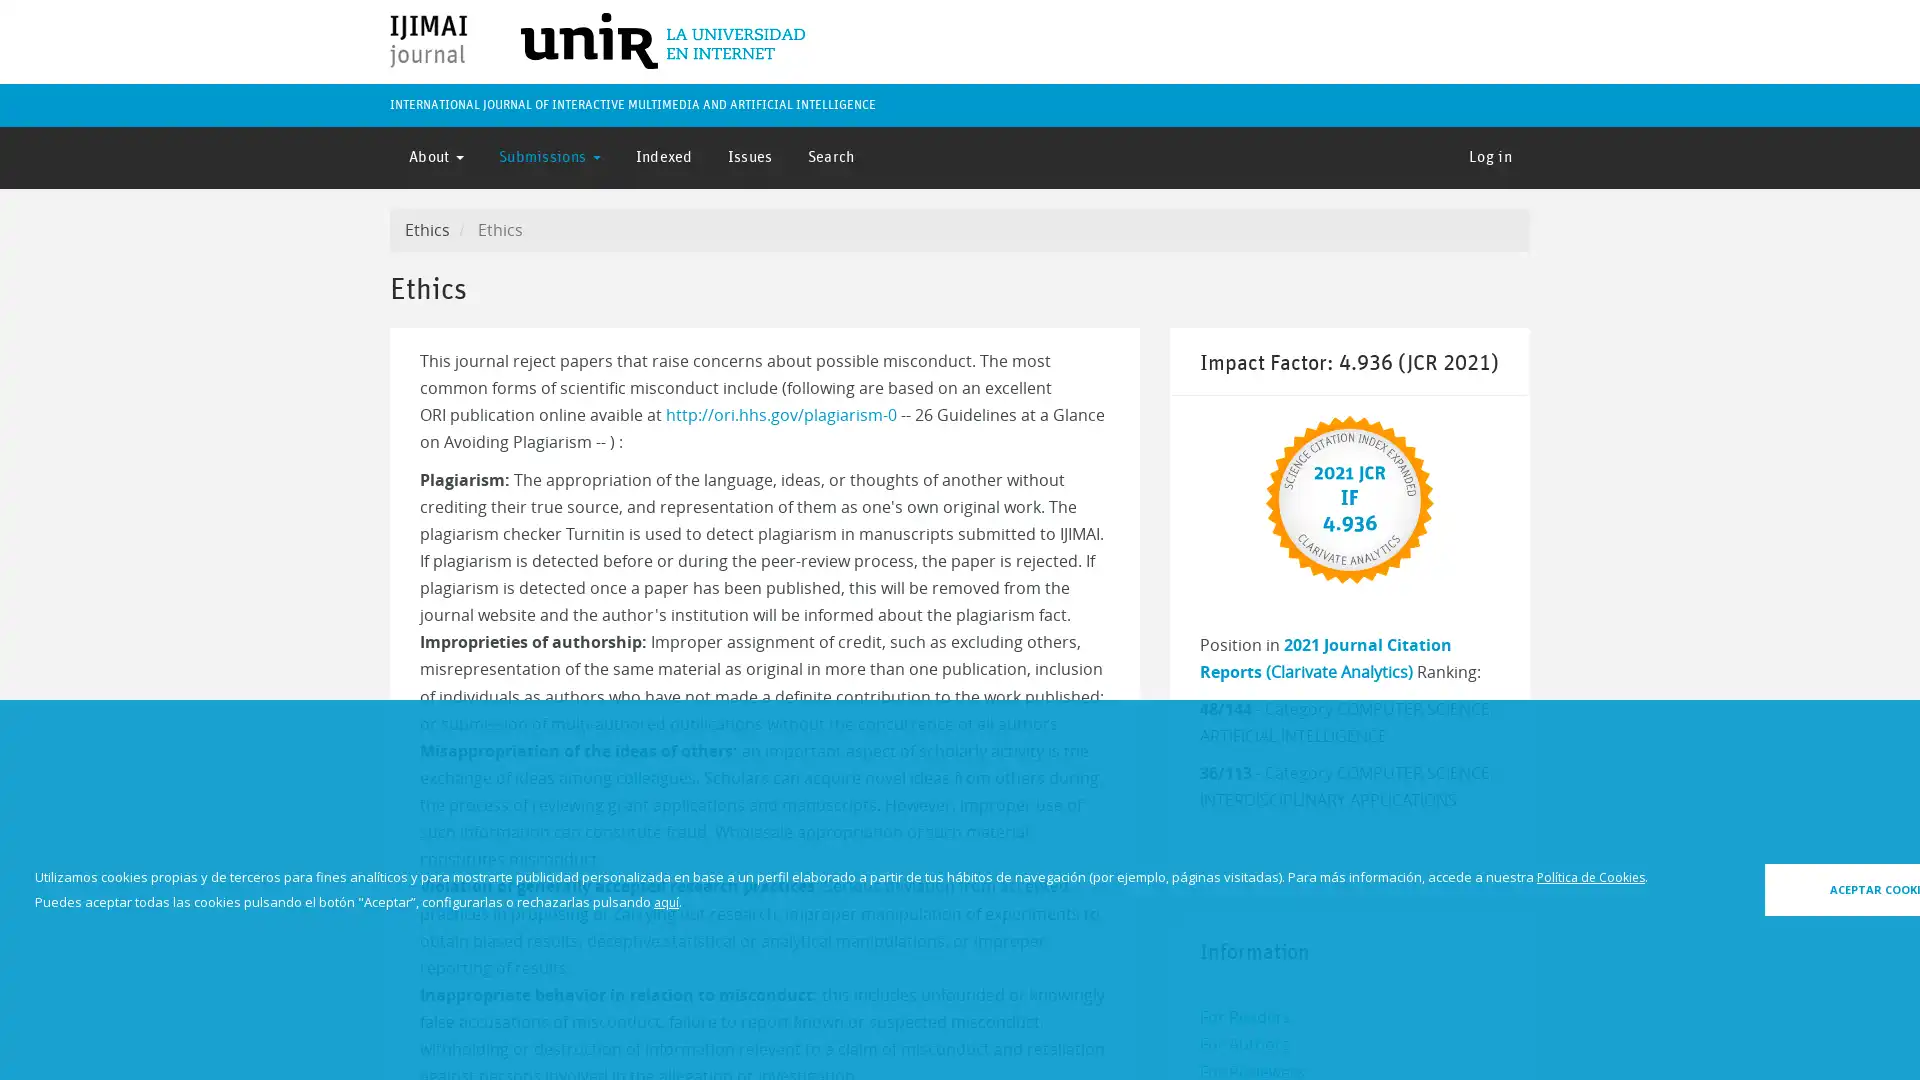 The height and width of the screenshot is (1080, 1920). Describe the element at coordinates (1767, 888) in the screenshot. I see `ACEPTAR COOKIES` at that location.